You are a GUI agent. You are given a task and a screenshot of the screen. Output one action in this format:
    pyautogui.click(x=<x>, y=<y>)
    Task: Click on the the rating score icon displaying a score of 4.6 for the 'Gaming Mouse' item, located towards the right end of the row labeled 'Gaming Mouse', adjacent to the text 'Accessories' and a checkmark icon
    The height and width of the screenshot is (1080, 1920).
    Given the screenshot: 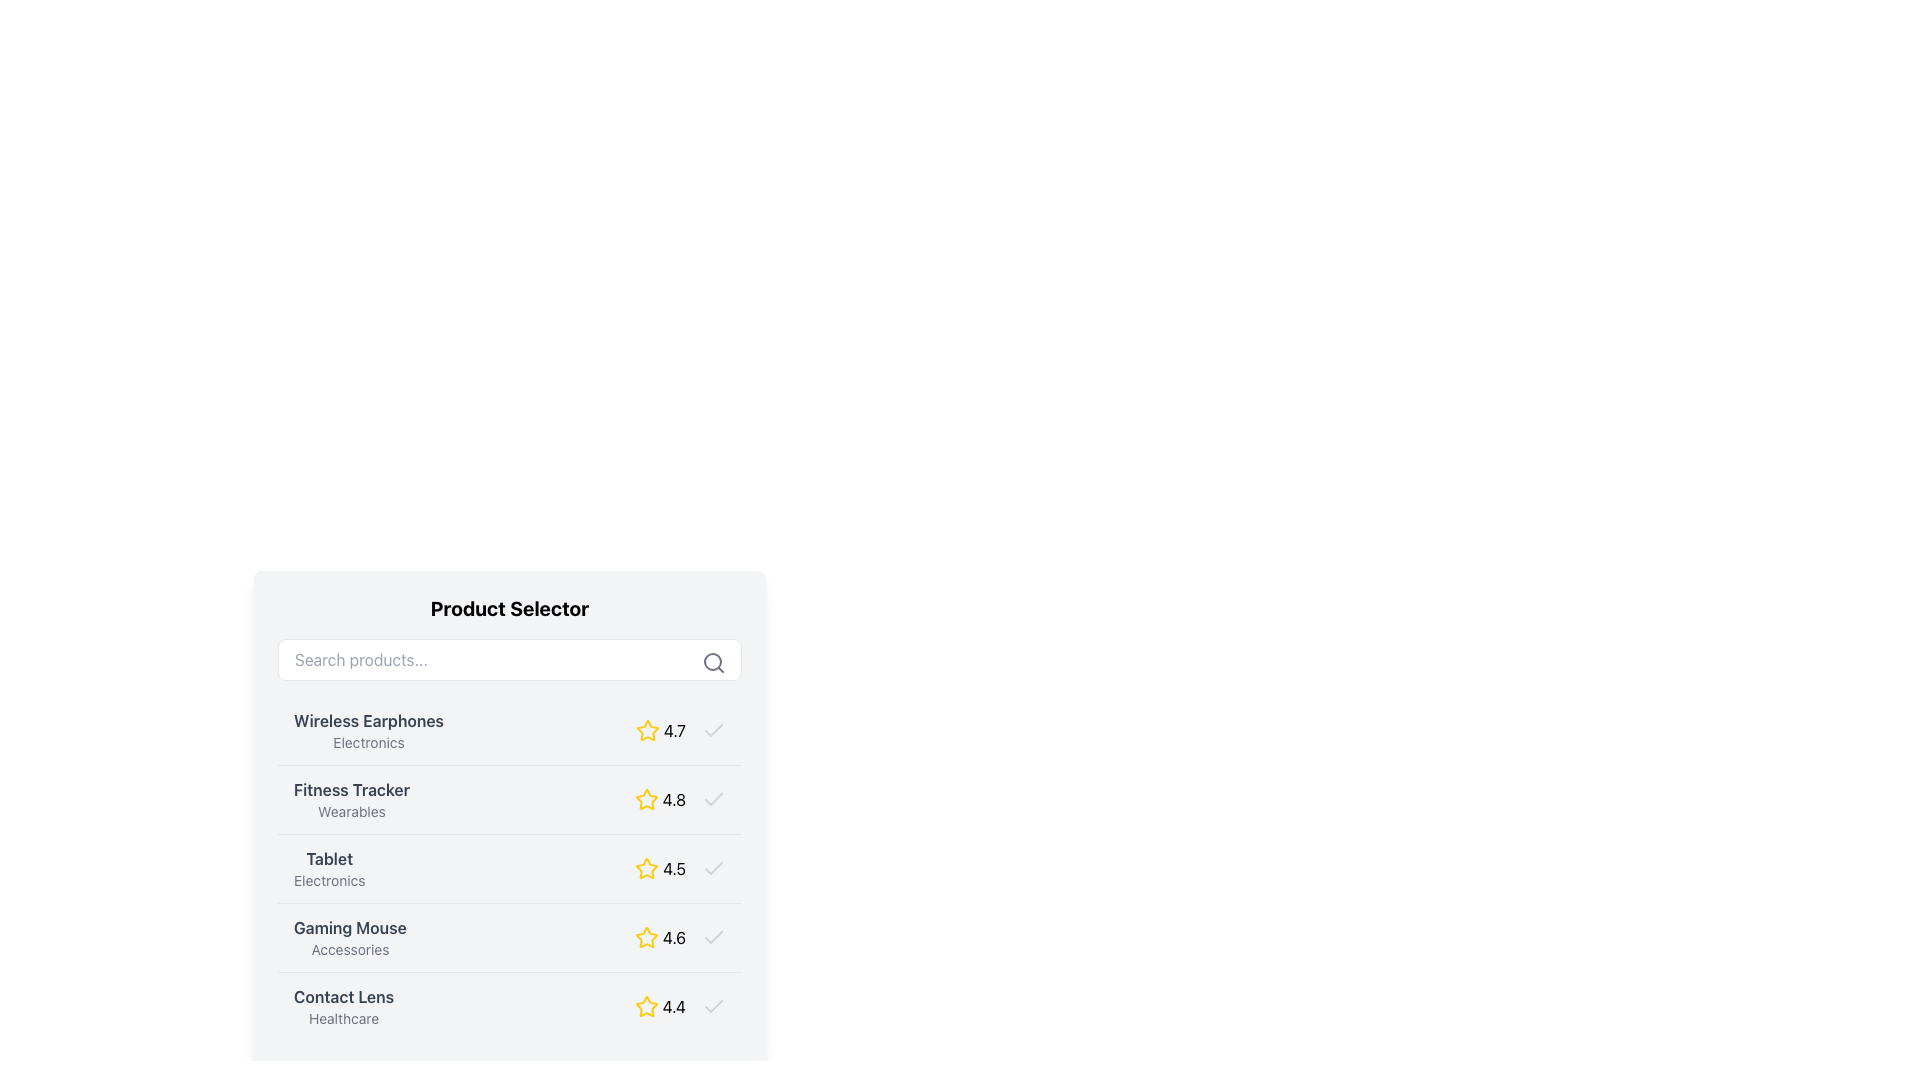 What is the action you would take?
    pyautogui.click(x=680, y=937)
    